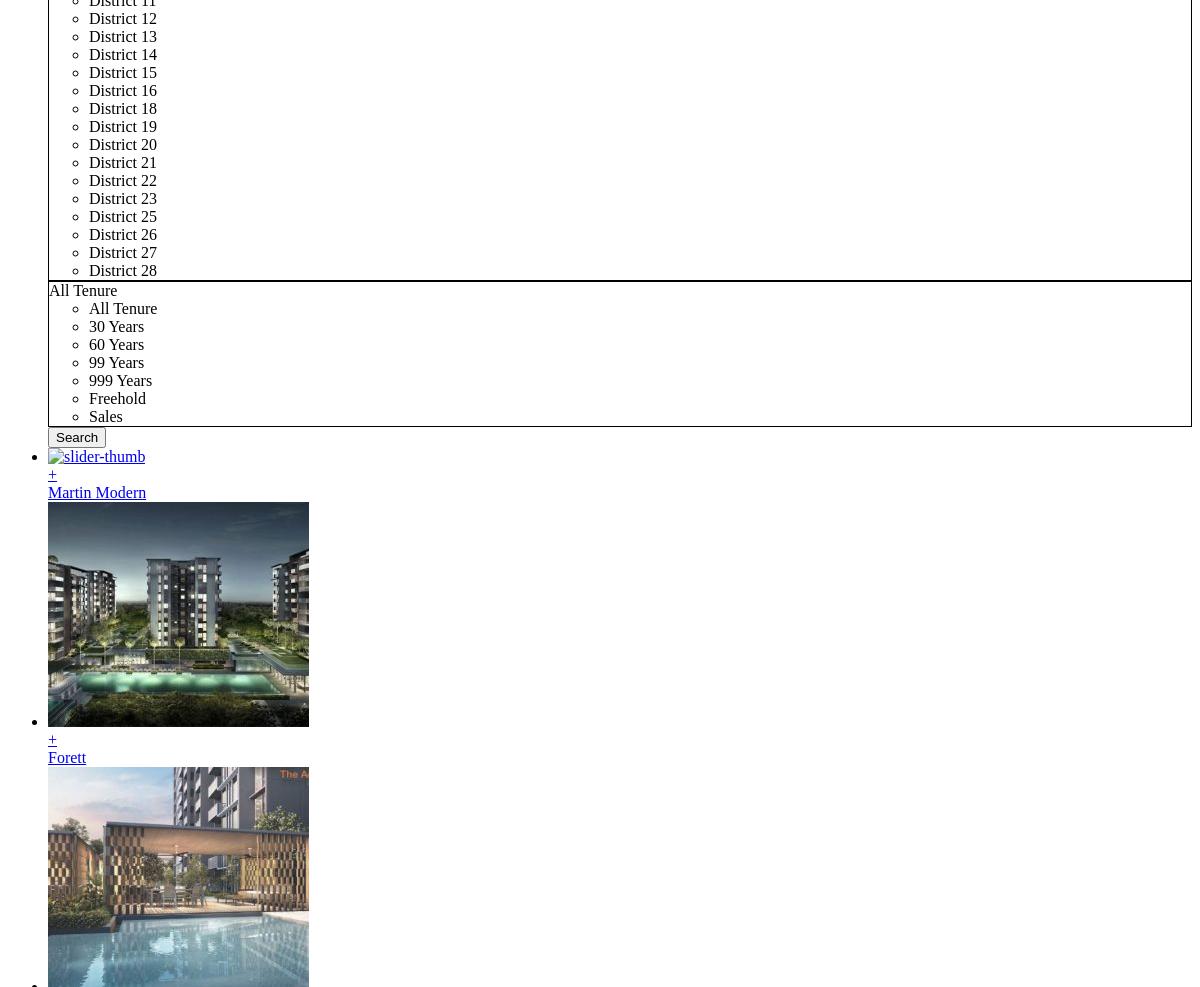 This screenshot has height=987, width=1200. I want to click on 'District 19', so click(122, 126).